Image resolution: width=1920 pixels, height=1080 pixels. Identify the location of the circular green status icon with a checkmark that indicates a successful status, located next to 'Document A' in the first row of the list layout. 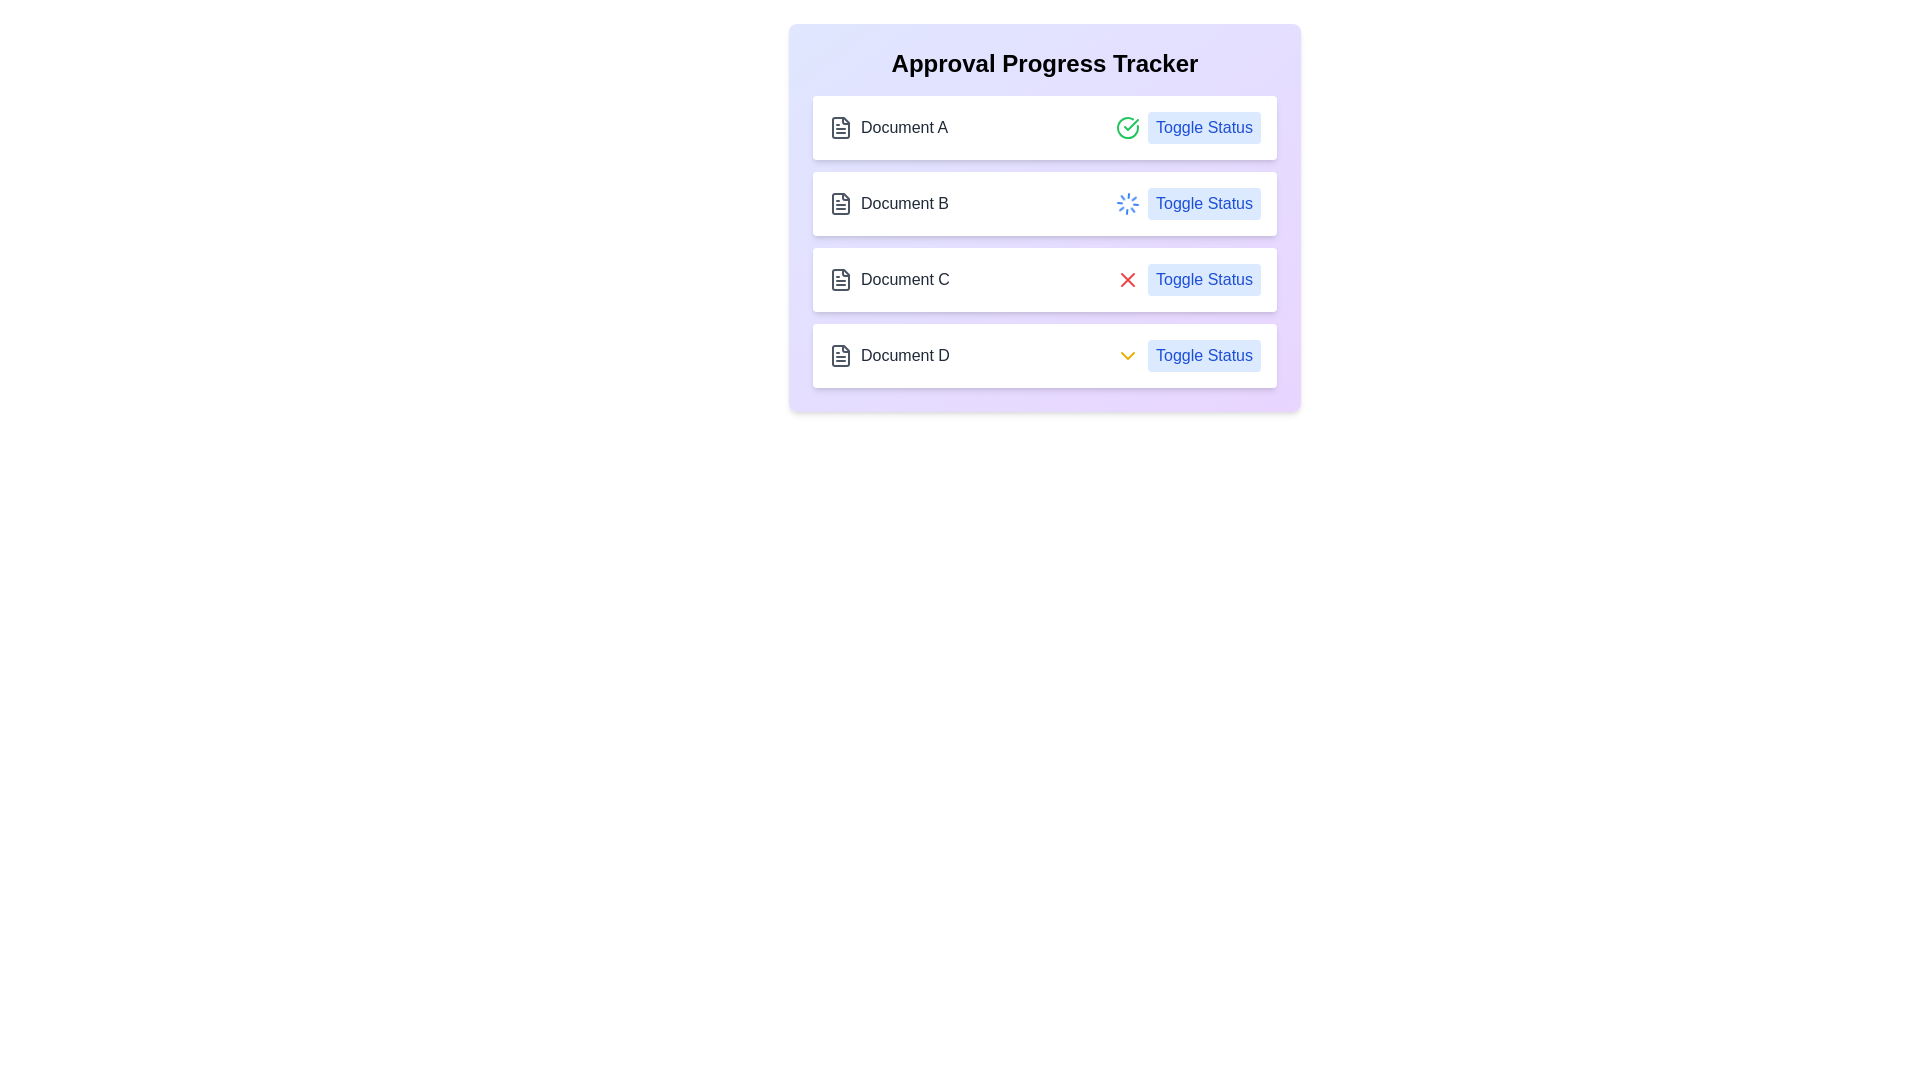
(1128, 127).